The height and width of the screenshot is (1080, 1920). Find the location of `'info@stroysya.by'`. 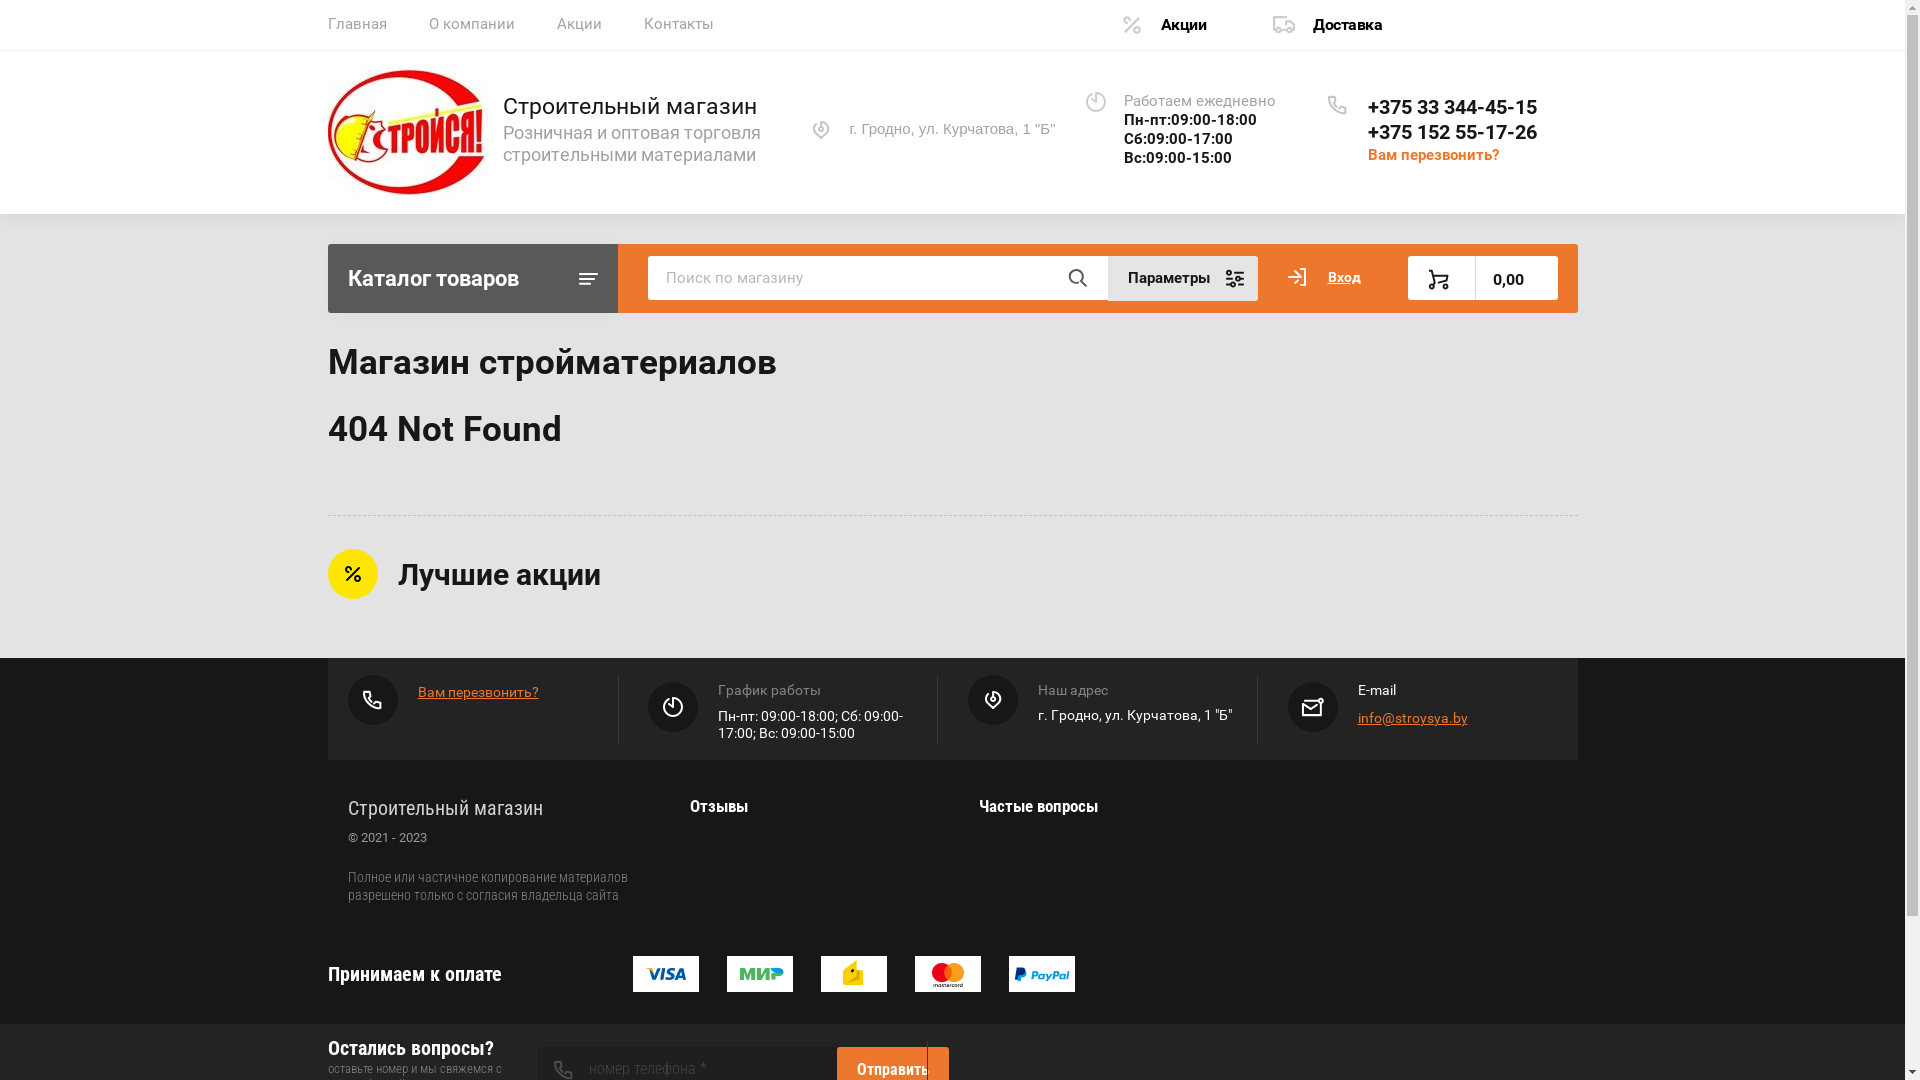

'info@stroysya.by' is located at coordinates (1411, 716).